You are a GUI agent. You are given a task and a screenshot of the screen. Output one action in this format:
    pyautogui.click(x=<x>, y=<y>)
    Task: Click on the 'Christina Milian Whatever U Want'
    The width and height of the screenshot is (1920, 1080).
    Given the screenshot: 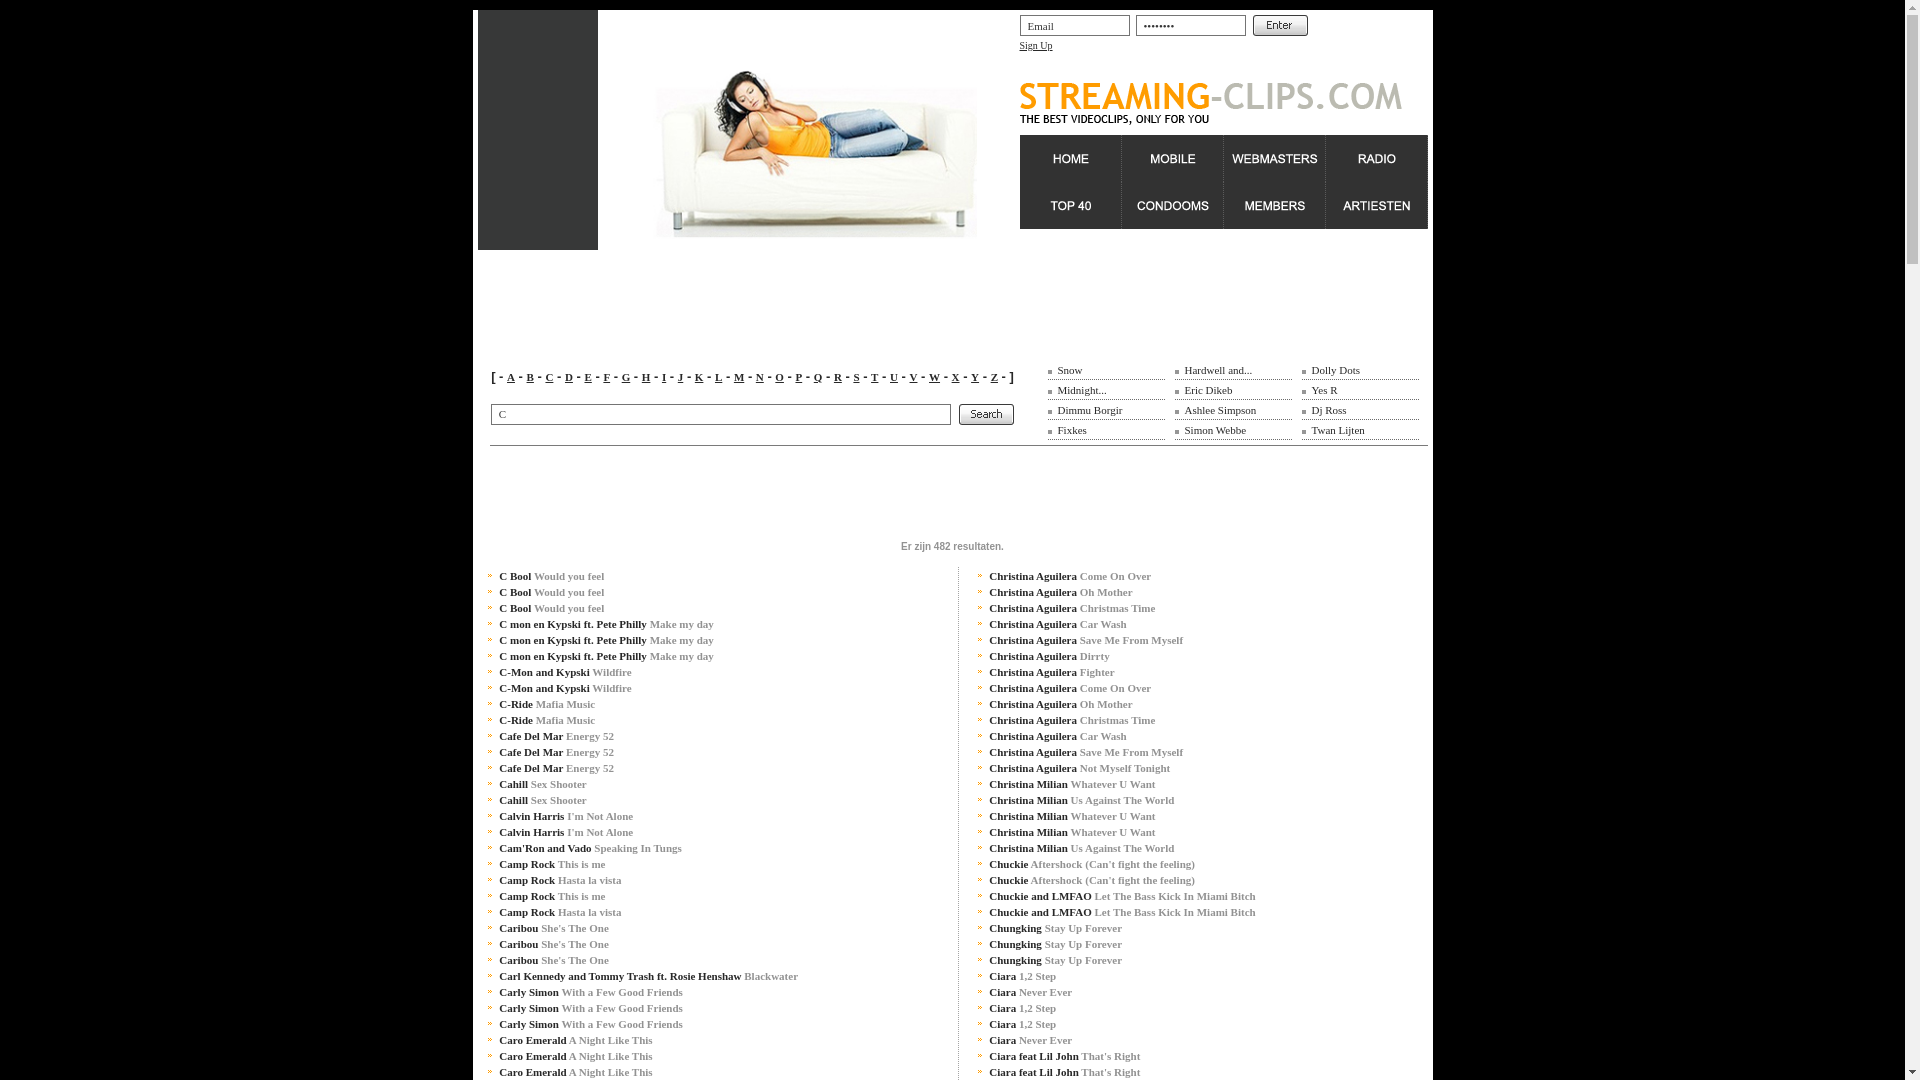 What is the action you would take?
    pyautogui.click(x=1070, y=832)
    